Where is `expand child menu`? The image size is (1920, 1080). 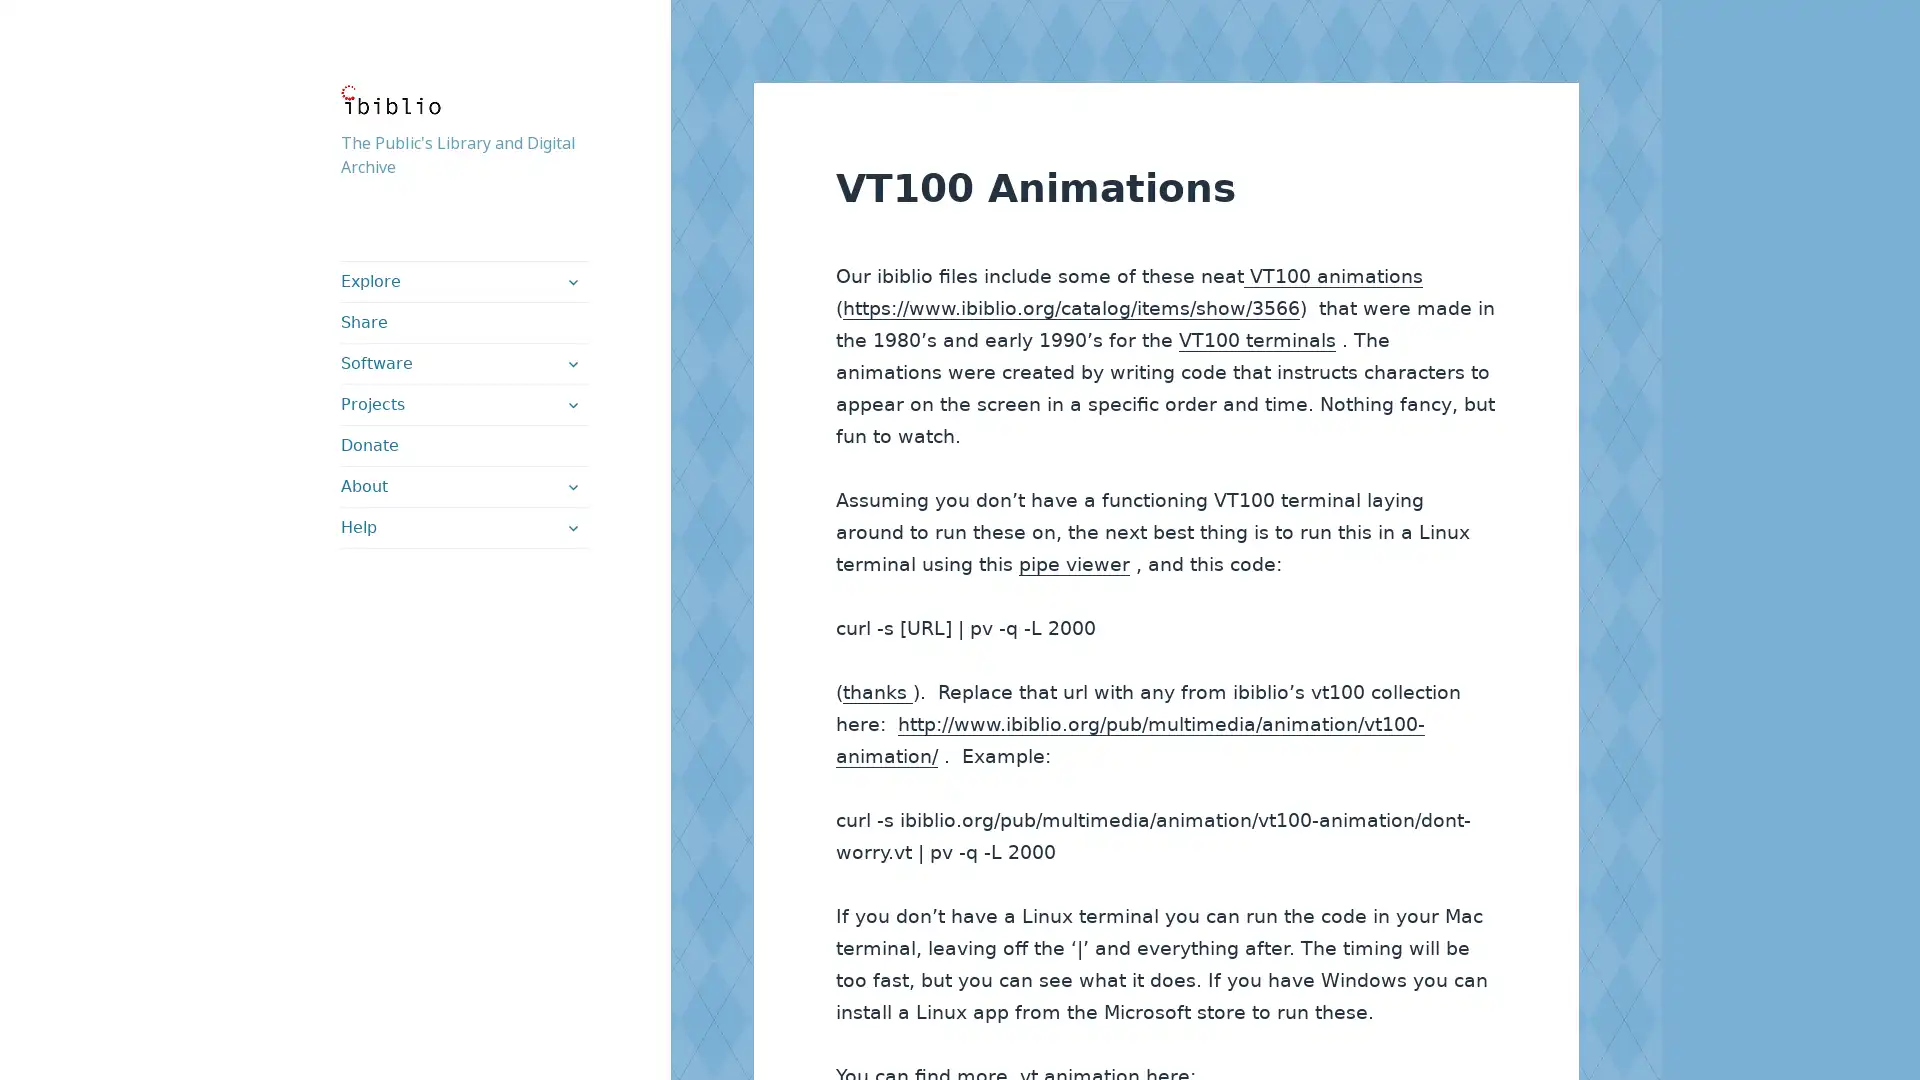
expand child menu is located at coordinates (570, 405).